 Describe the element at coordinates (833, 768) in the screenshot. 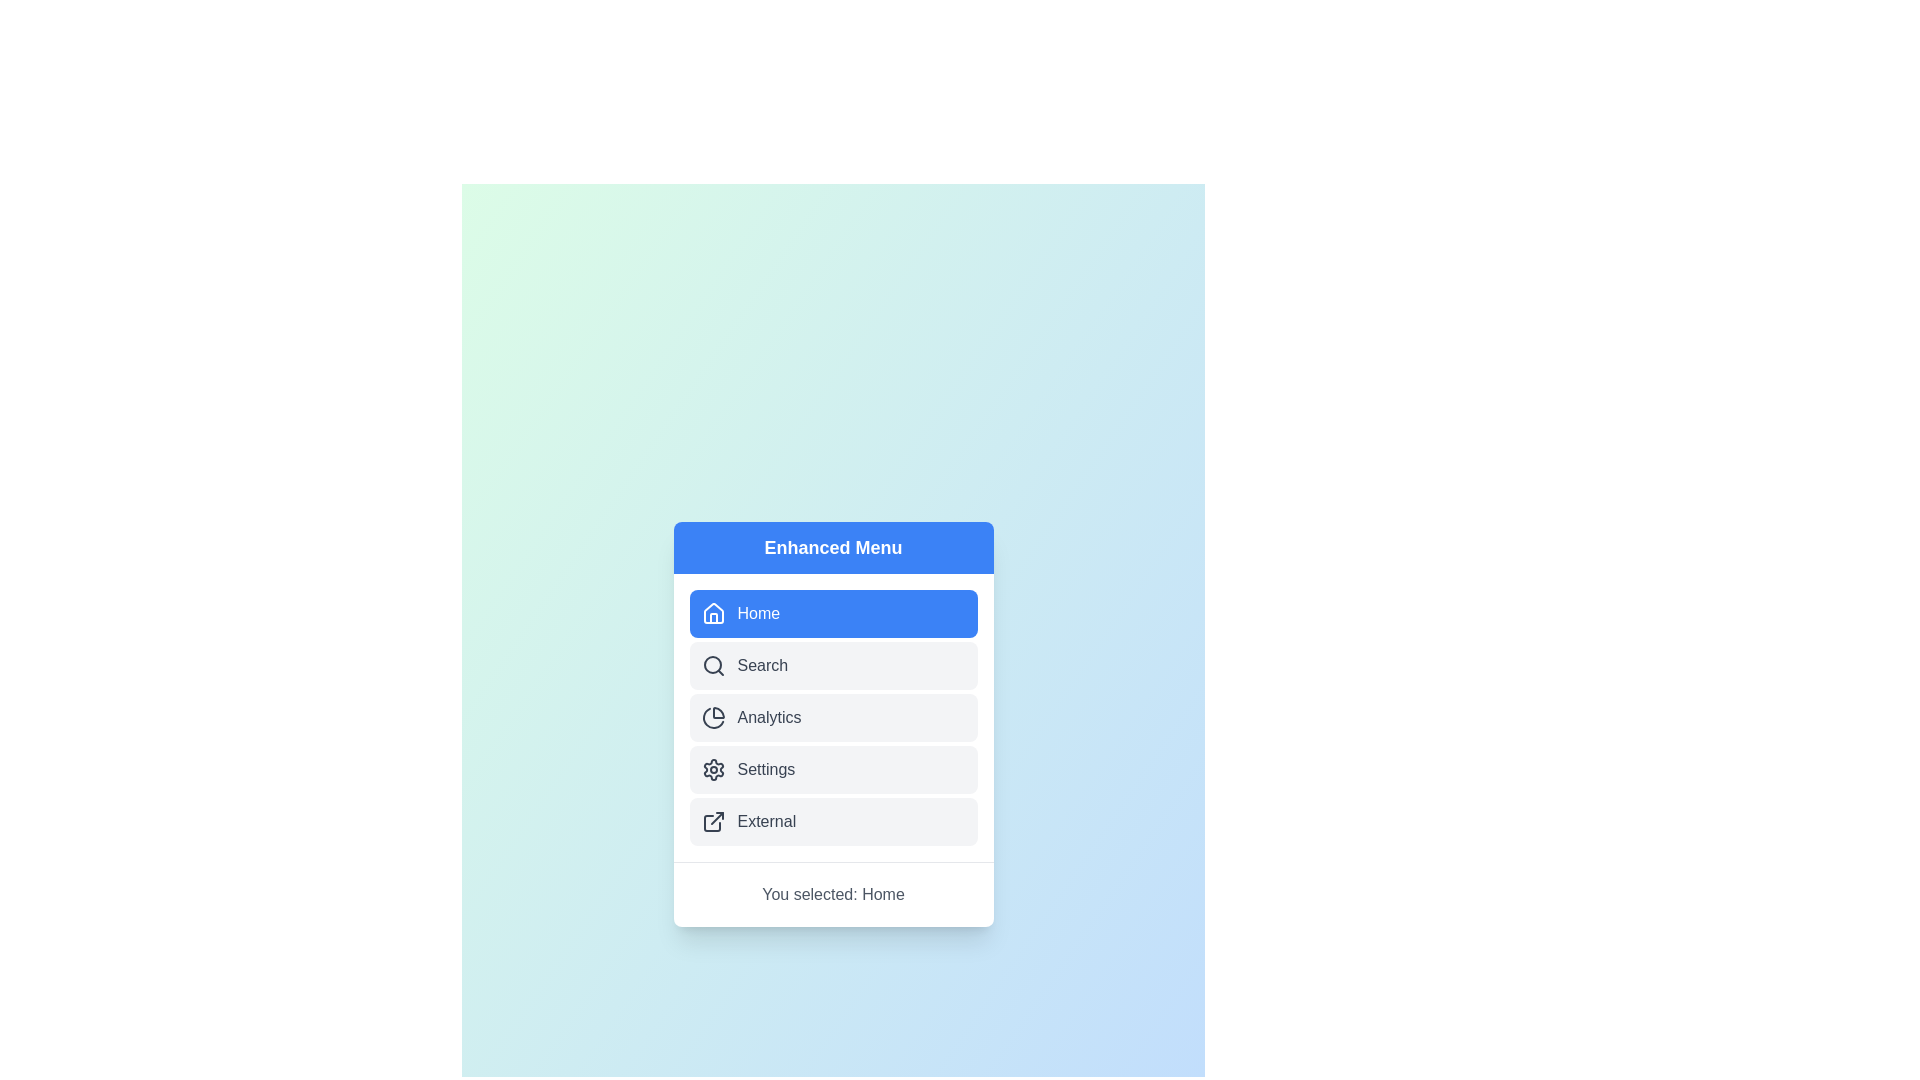

I see `the menu item labeled Settings to view its hover effect` at that location.